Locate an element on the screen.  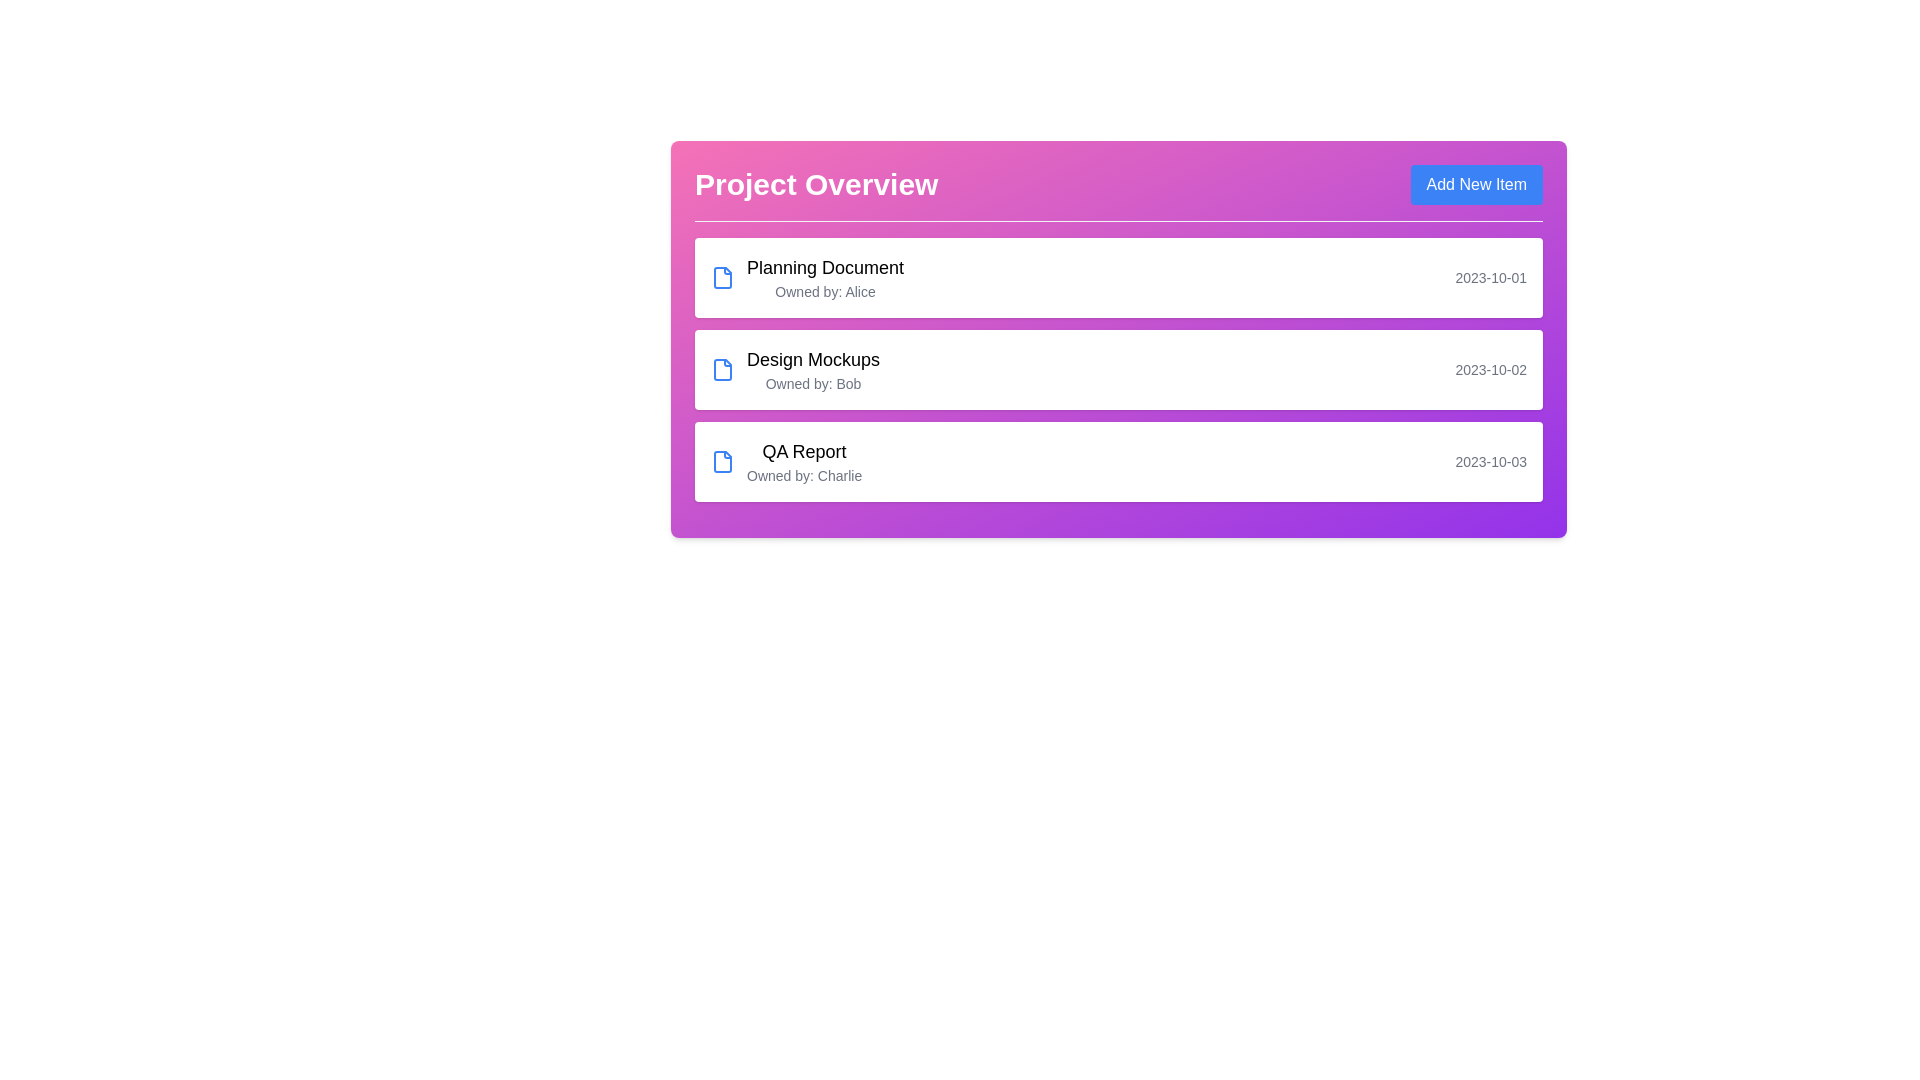
the static text label indicating ownership of the 'Planning Document', located in the top-left card below the text 'Planning Document' is located at coordinates (825, 292).